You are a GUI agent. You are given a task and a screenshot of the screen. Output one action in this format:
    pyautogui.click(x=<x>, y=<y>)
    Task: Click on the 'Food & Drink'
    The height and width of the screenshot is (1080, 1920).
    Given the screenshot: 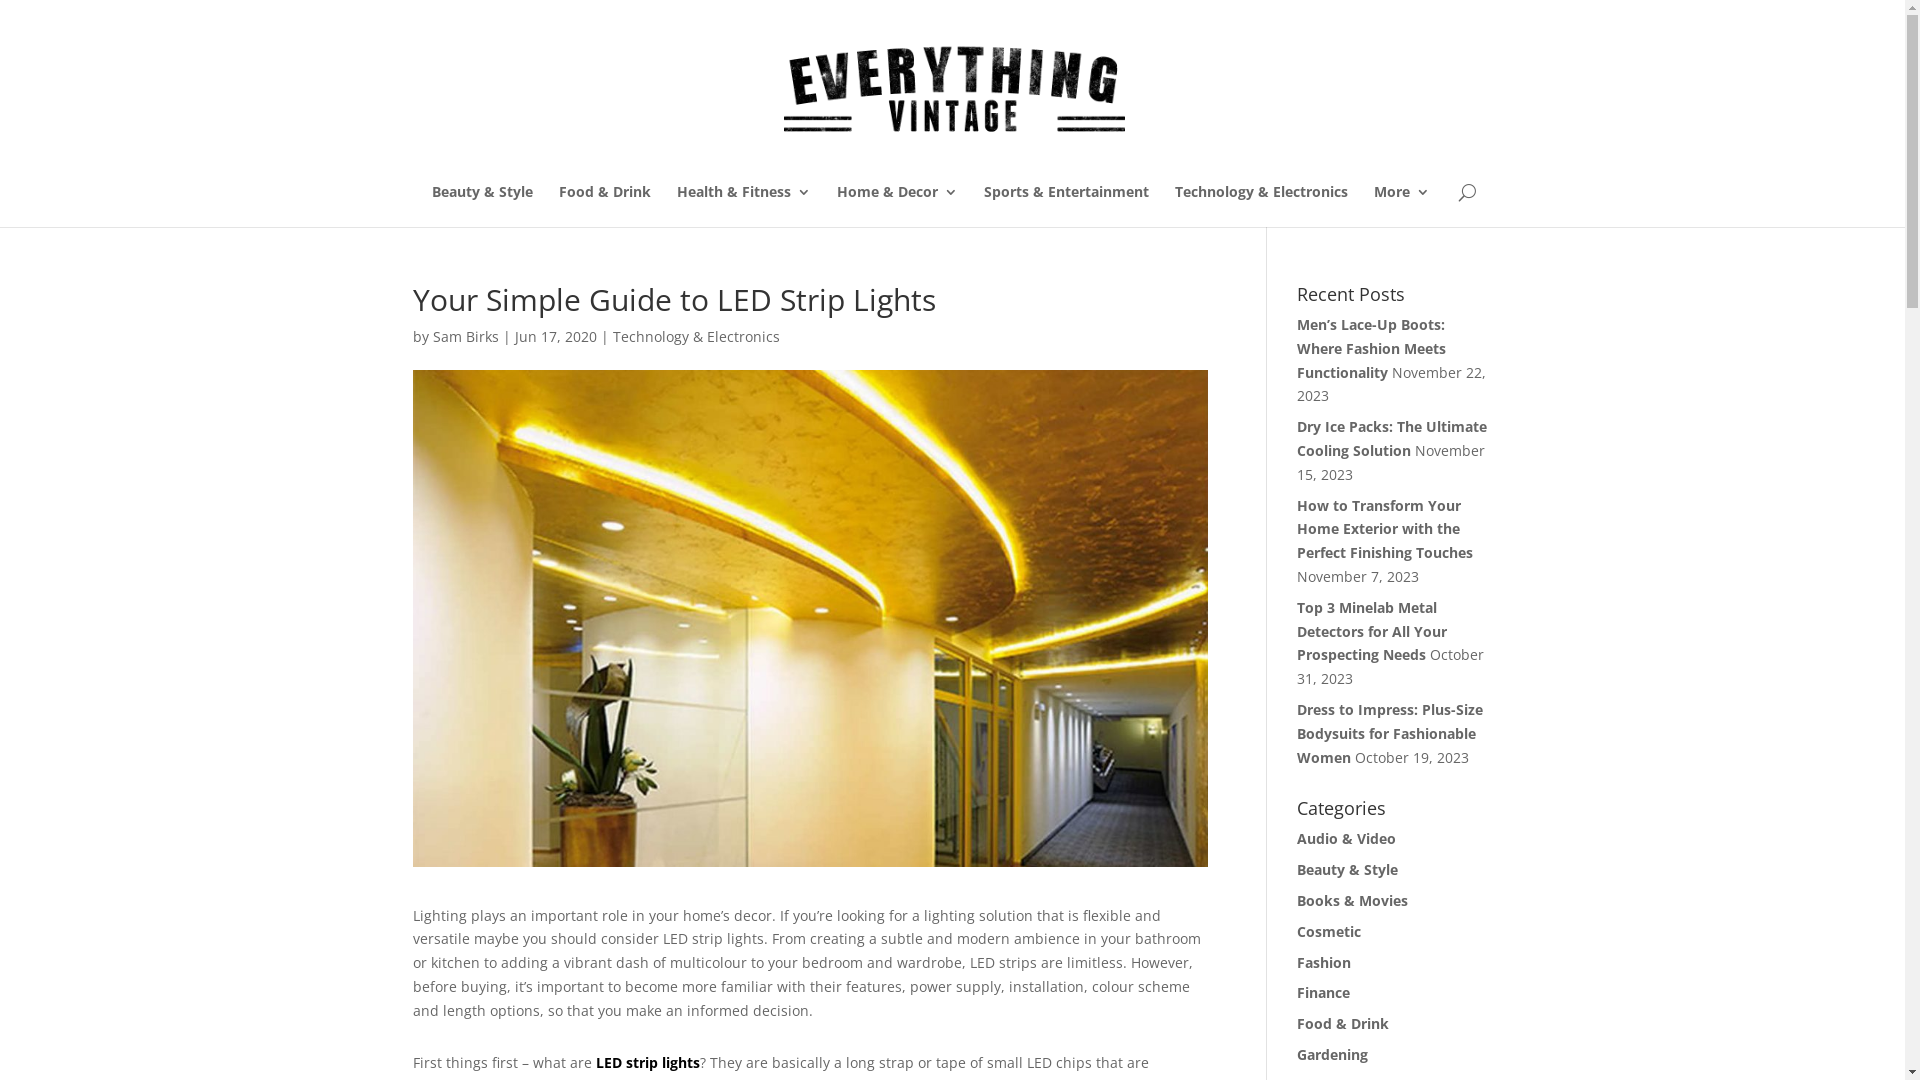 What is the action you would take?
    pyautogui.click(x=1343, y=1023)
    